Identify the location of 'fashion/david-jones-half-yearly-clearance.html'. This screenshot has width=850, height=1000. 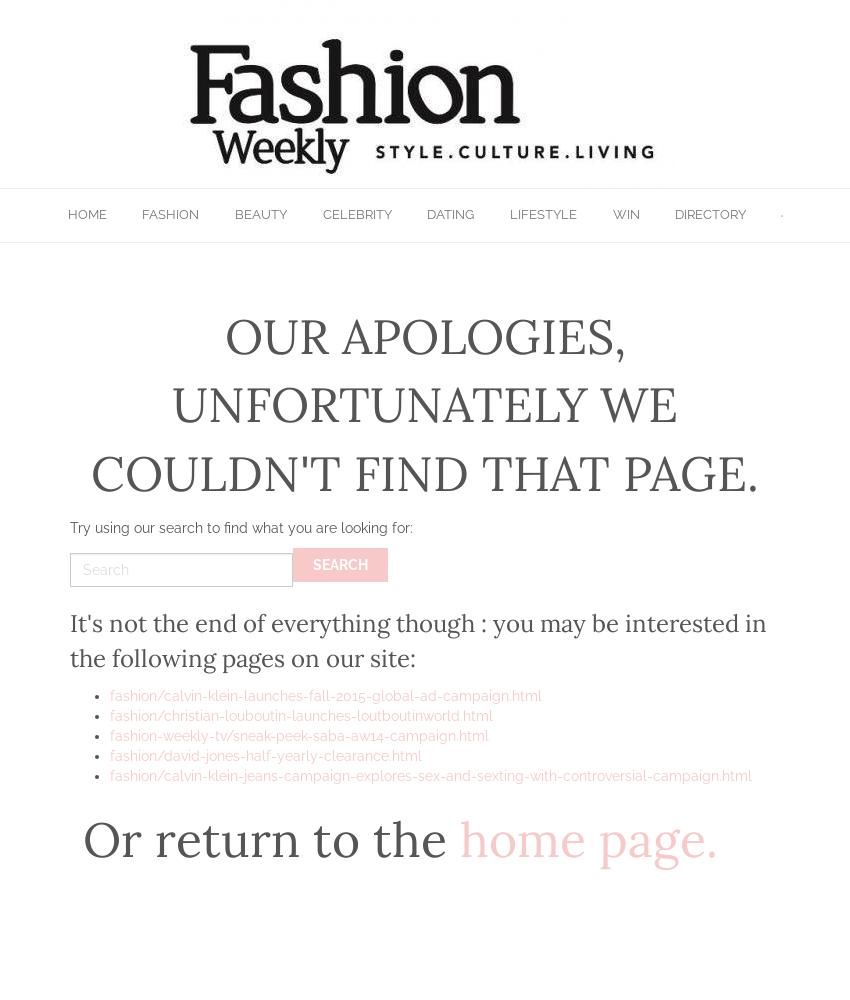
(264, 755).